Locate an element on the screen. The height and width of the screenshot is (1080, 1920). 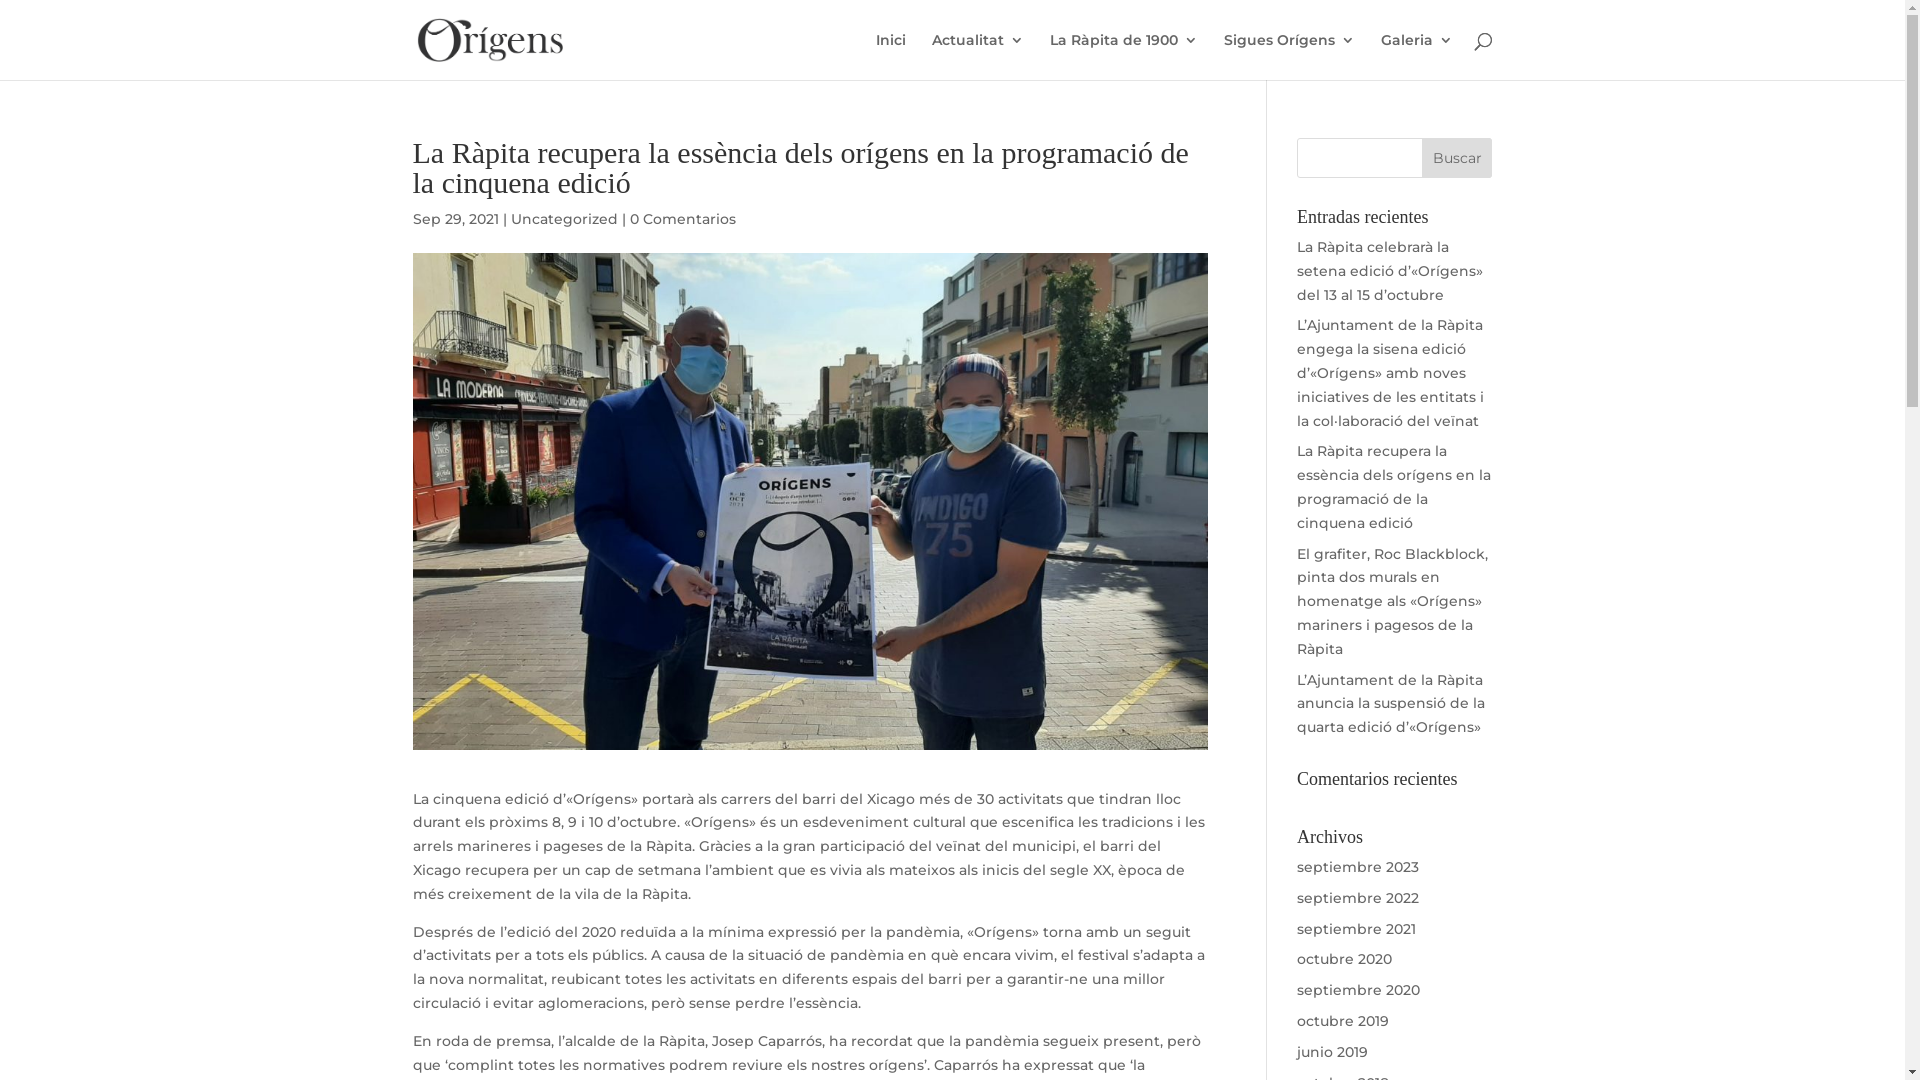
'septiembre 2023' is located at coordinates (1358, 866).